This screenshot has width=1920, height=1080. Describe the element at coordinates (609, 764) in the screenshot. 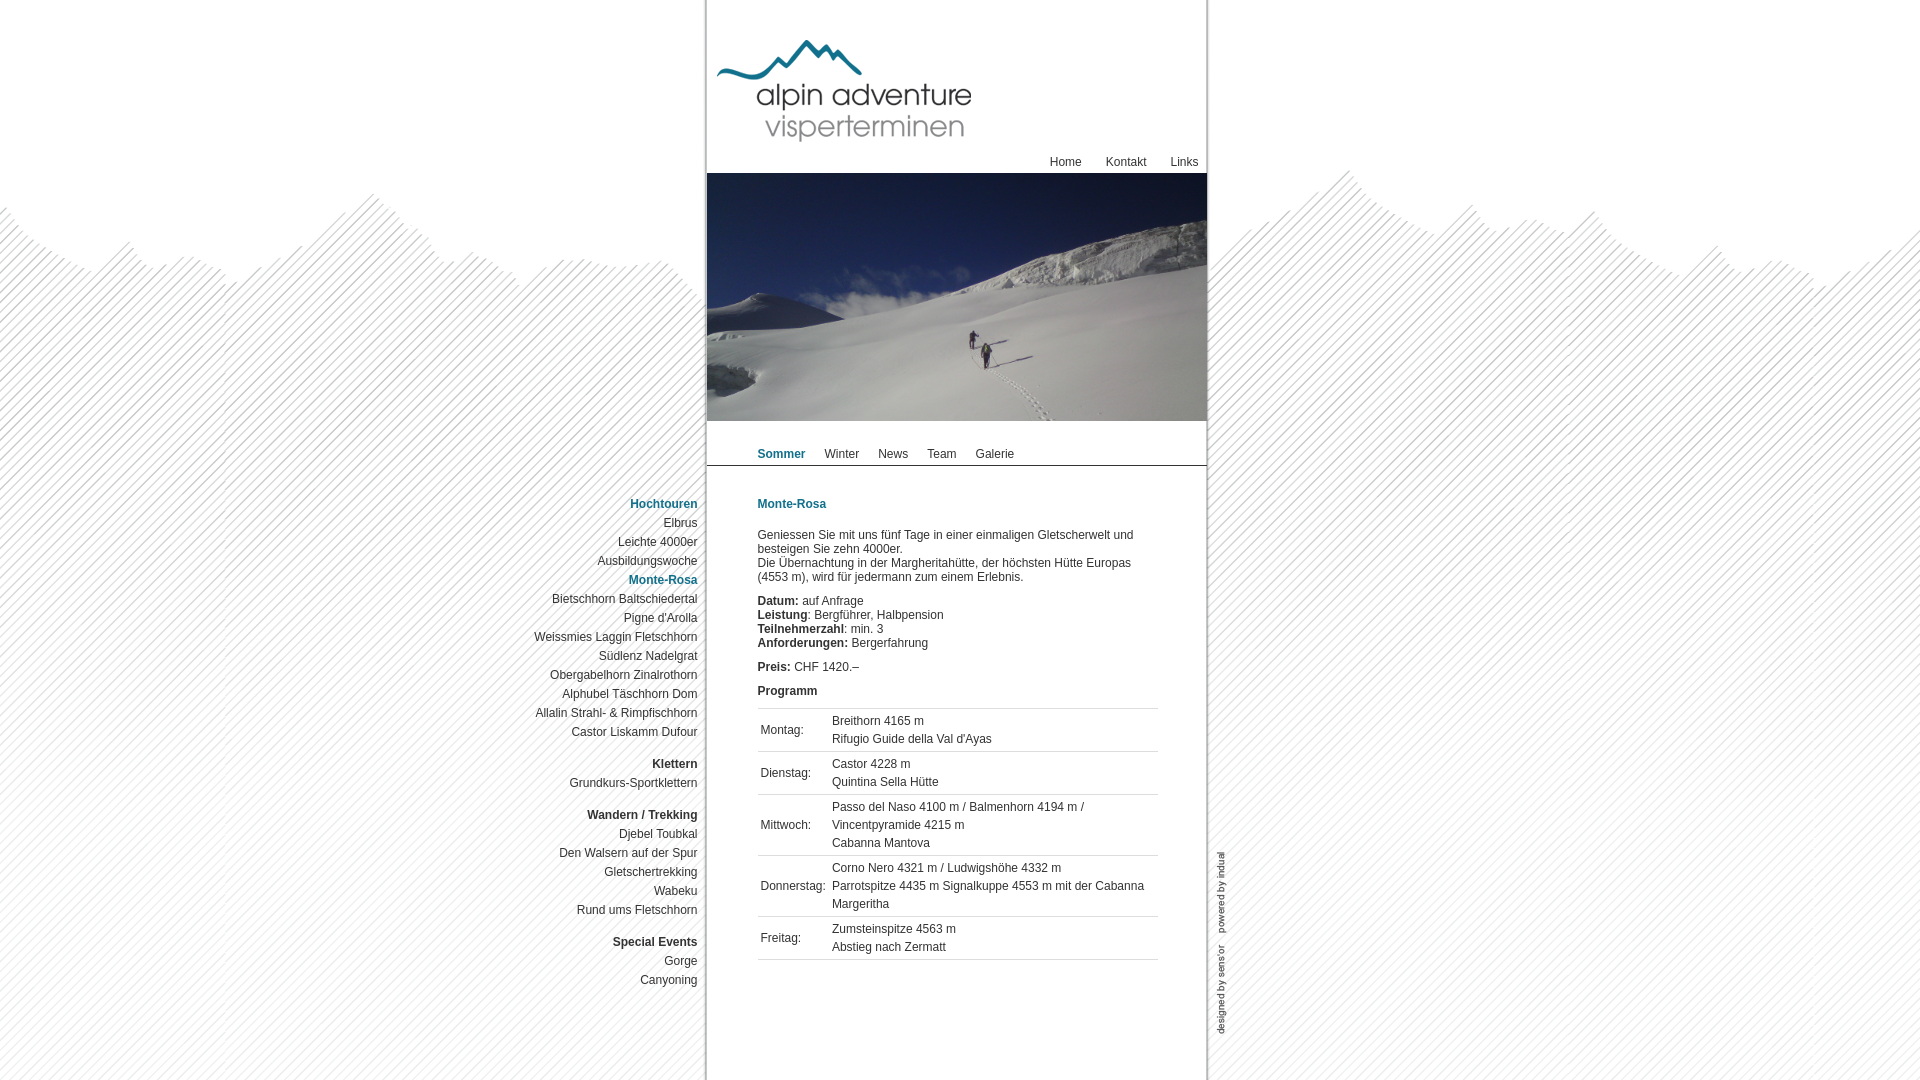

I see `'Klettern'` at that location.